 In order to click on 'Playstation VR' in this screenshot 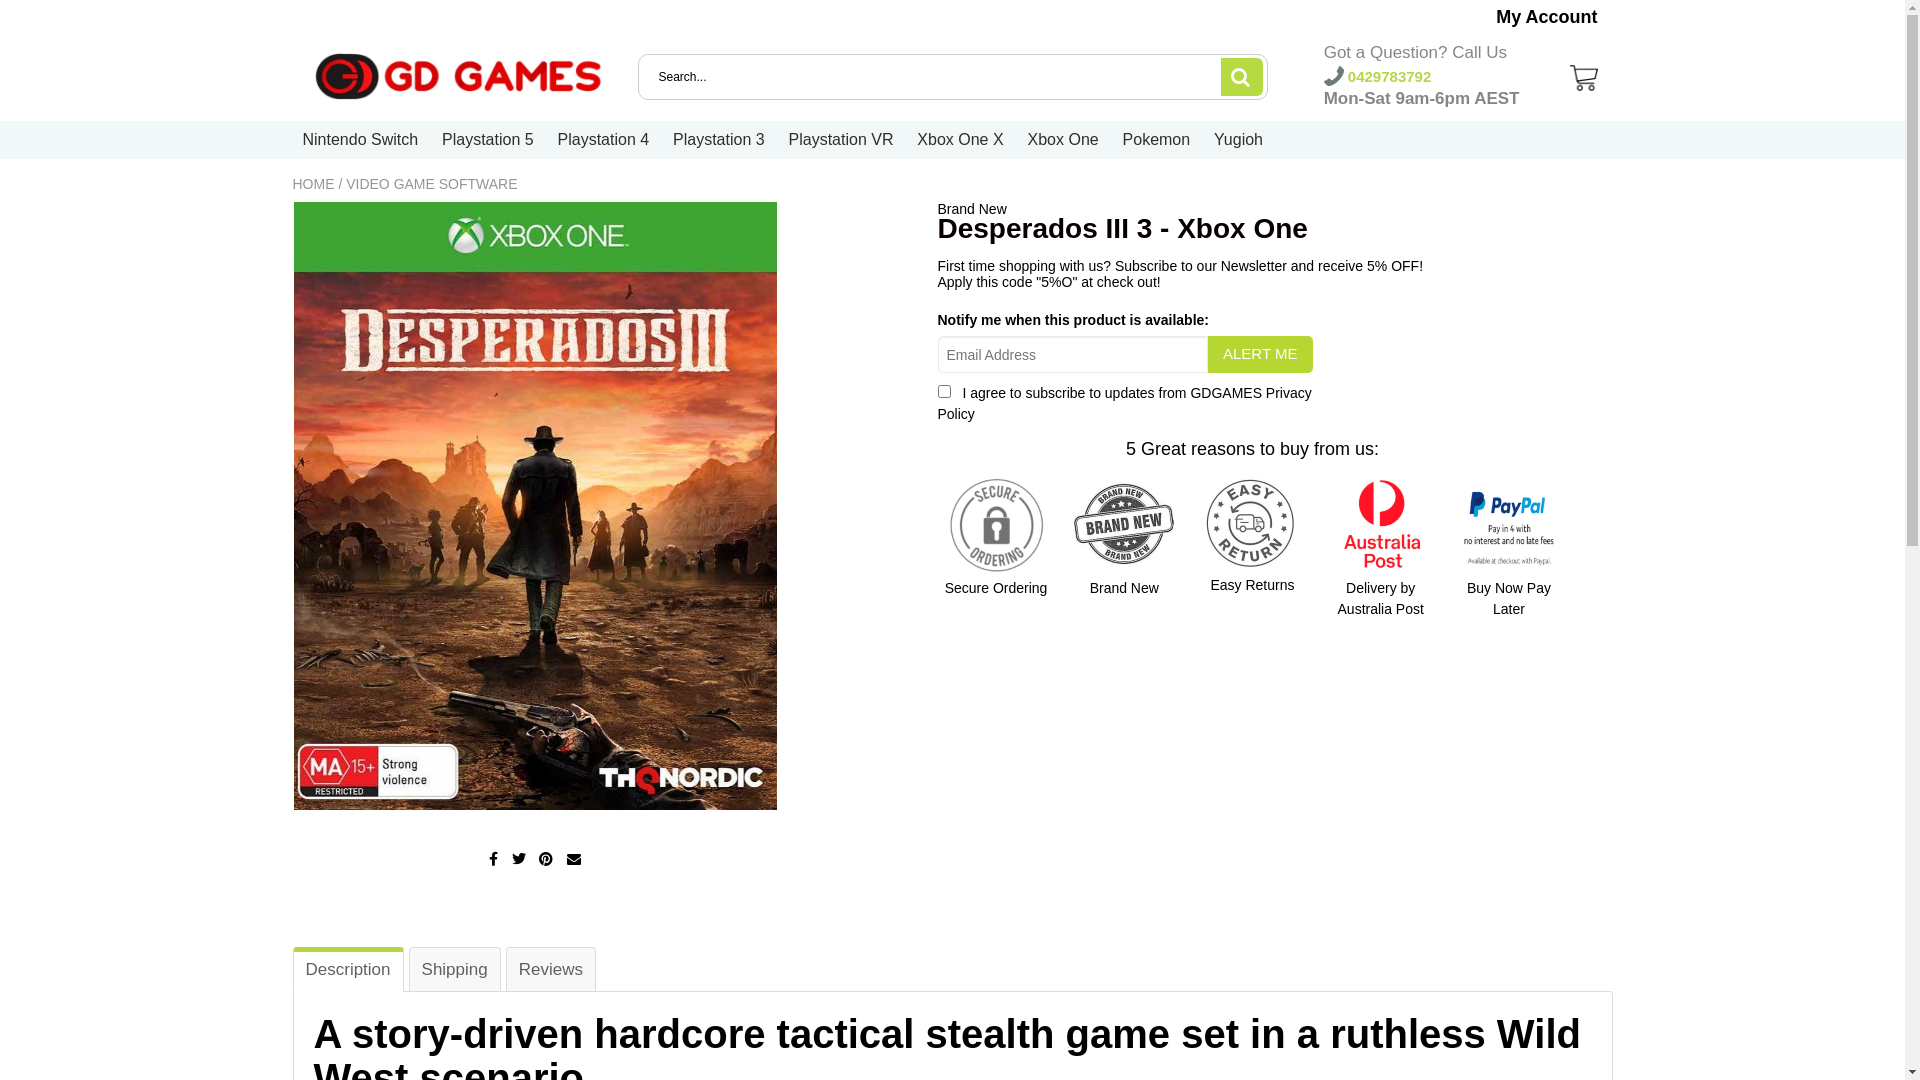, I will do `click(787, 138)`.